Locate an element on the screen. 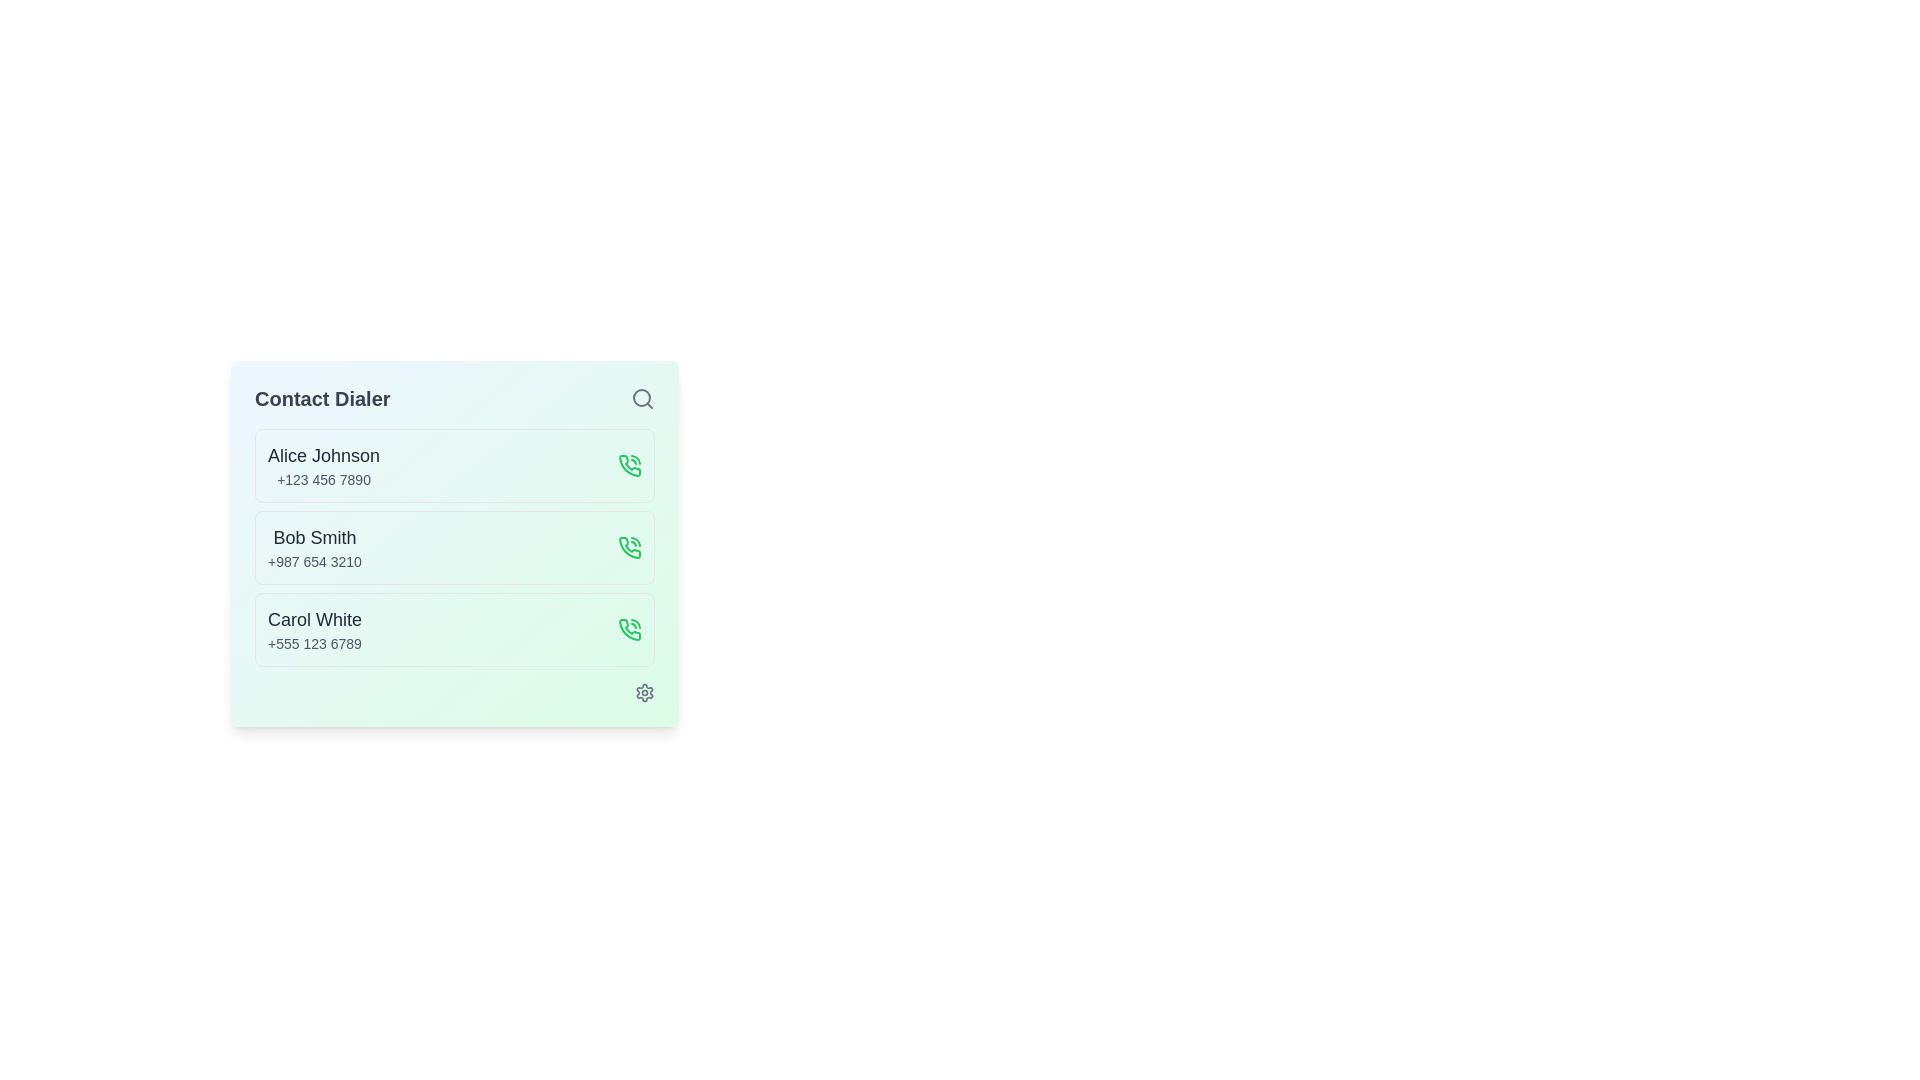  the Contact Card for 'Bob Smith' is located at coordinates (454, 547).